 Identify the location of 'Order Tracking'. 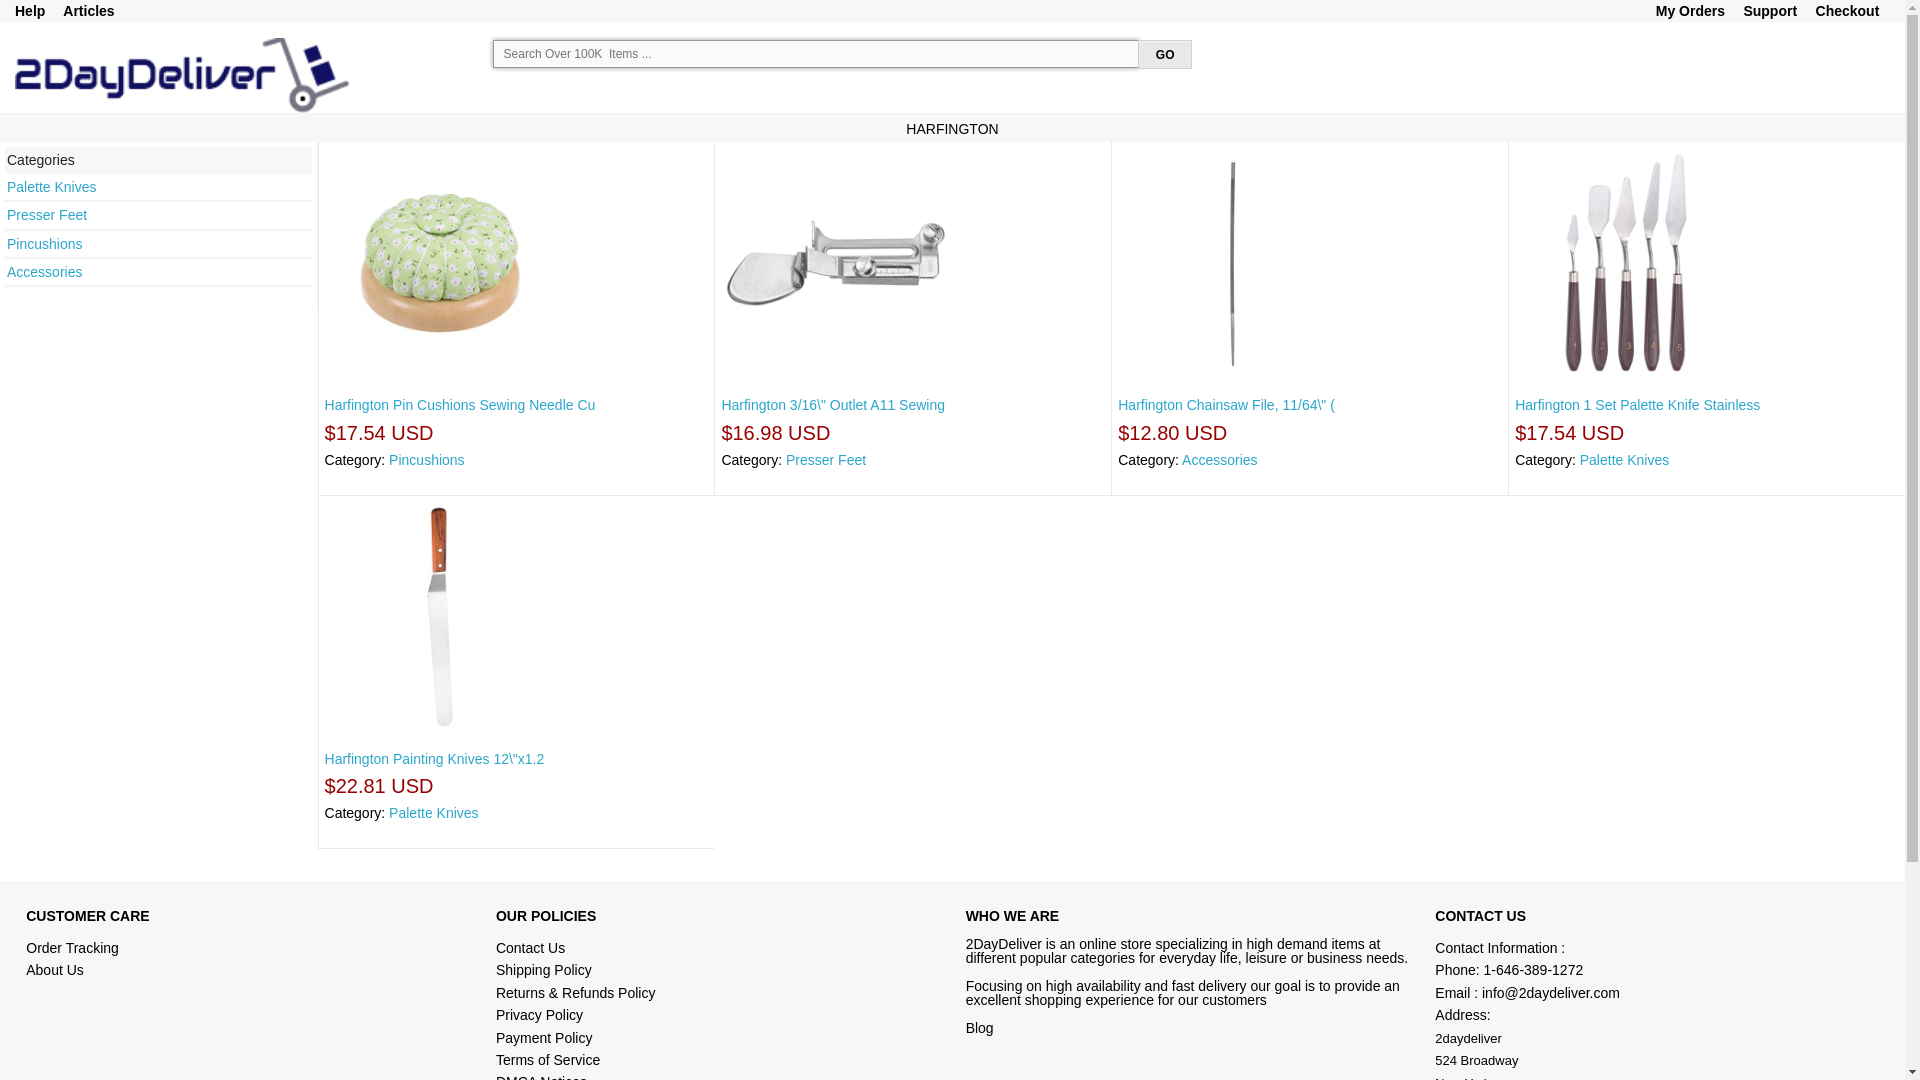
(72, 947).